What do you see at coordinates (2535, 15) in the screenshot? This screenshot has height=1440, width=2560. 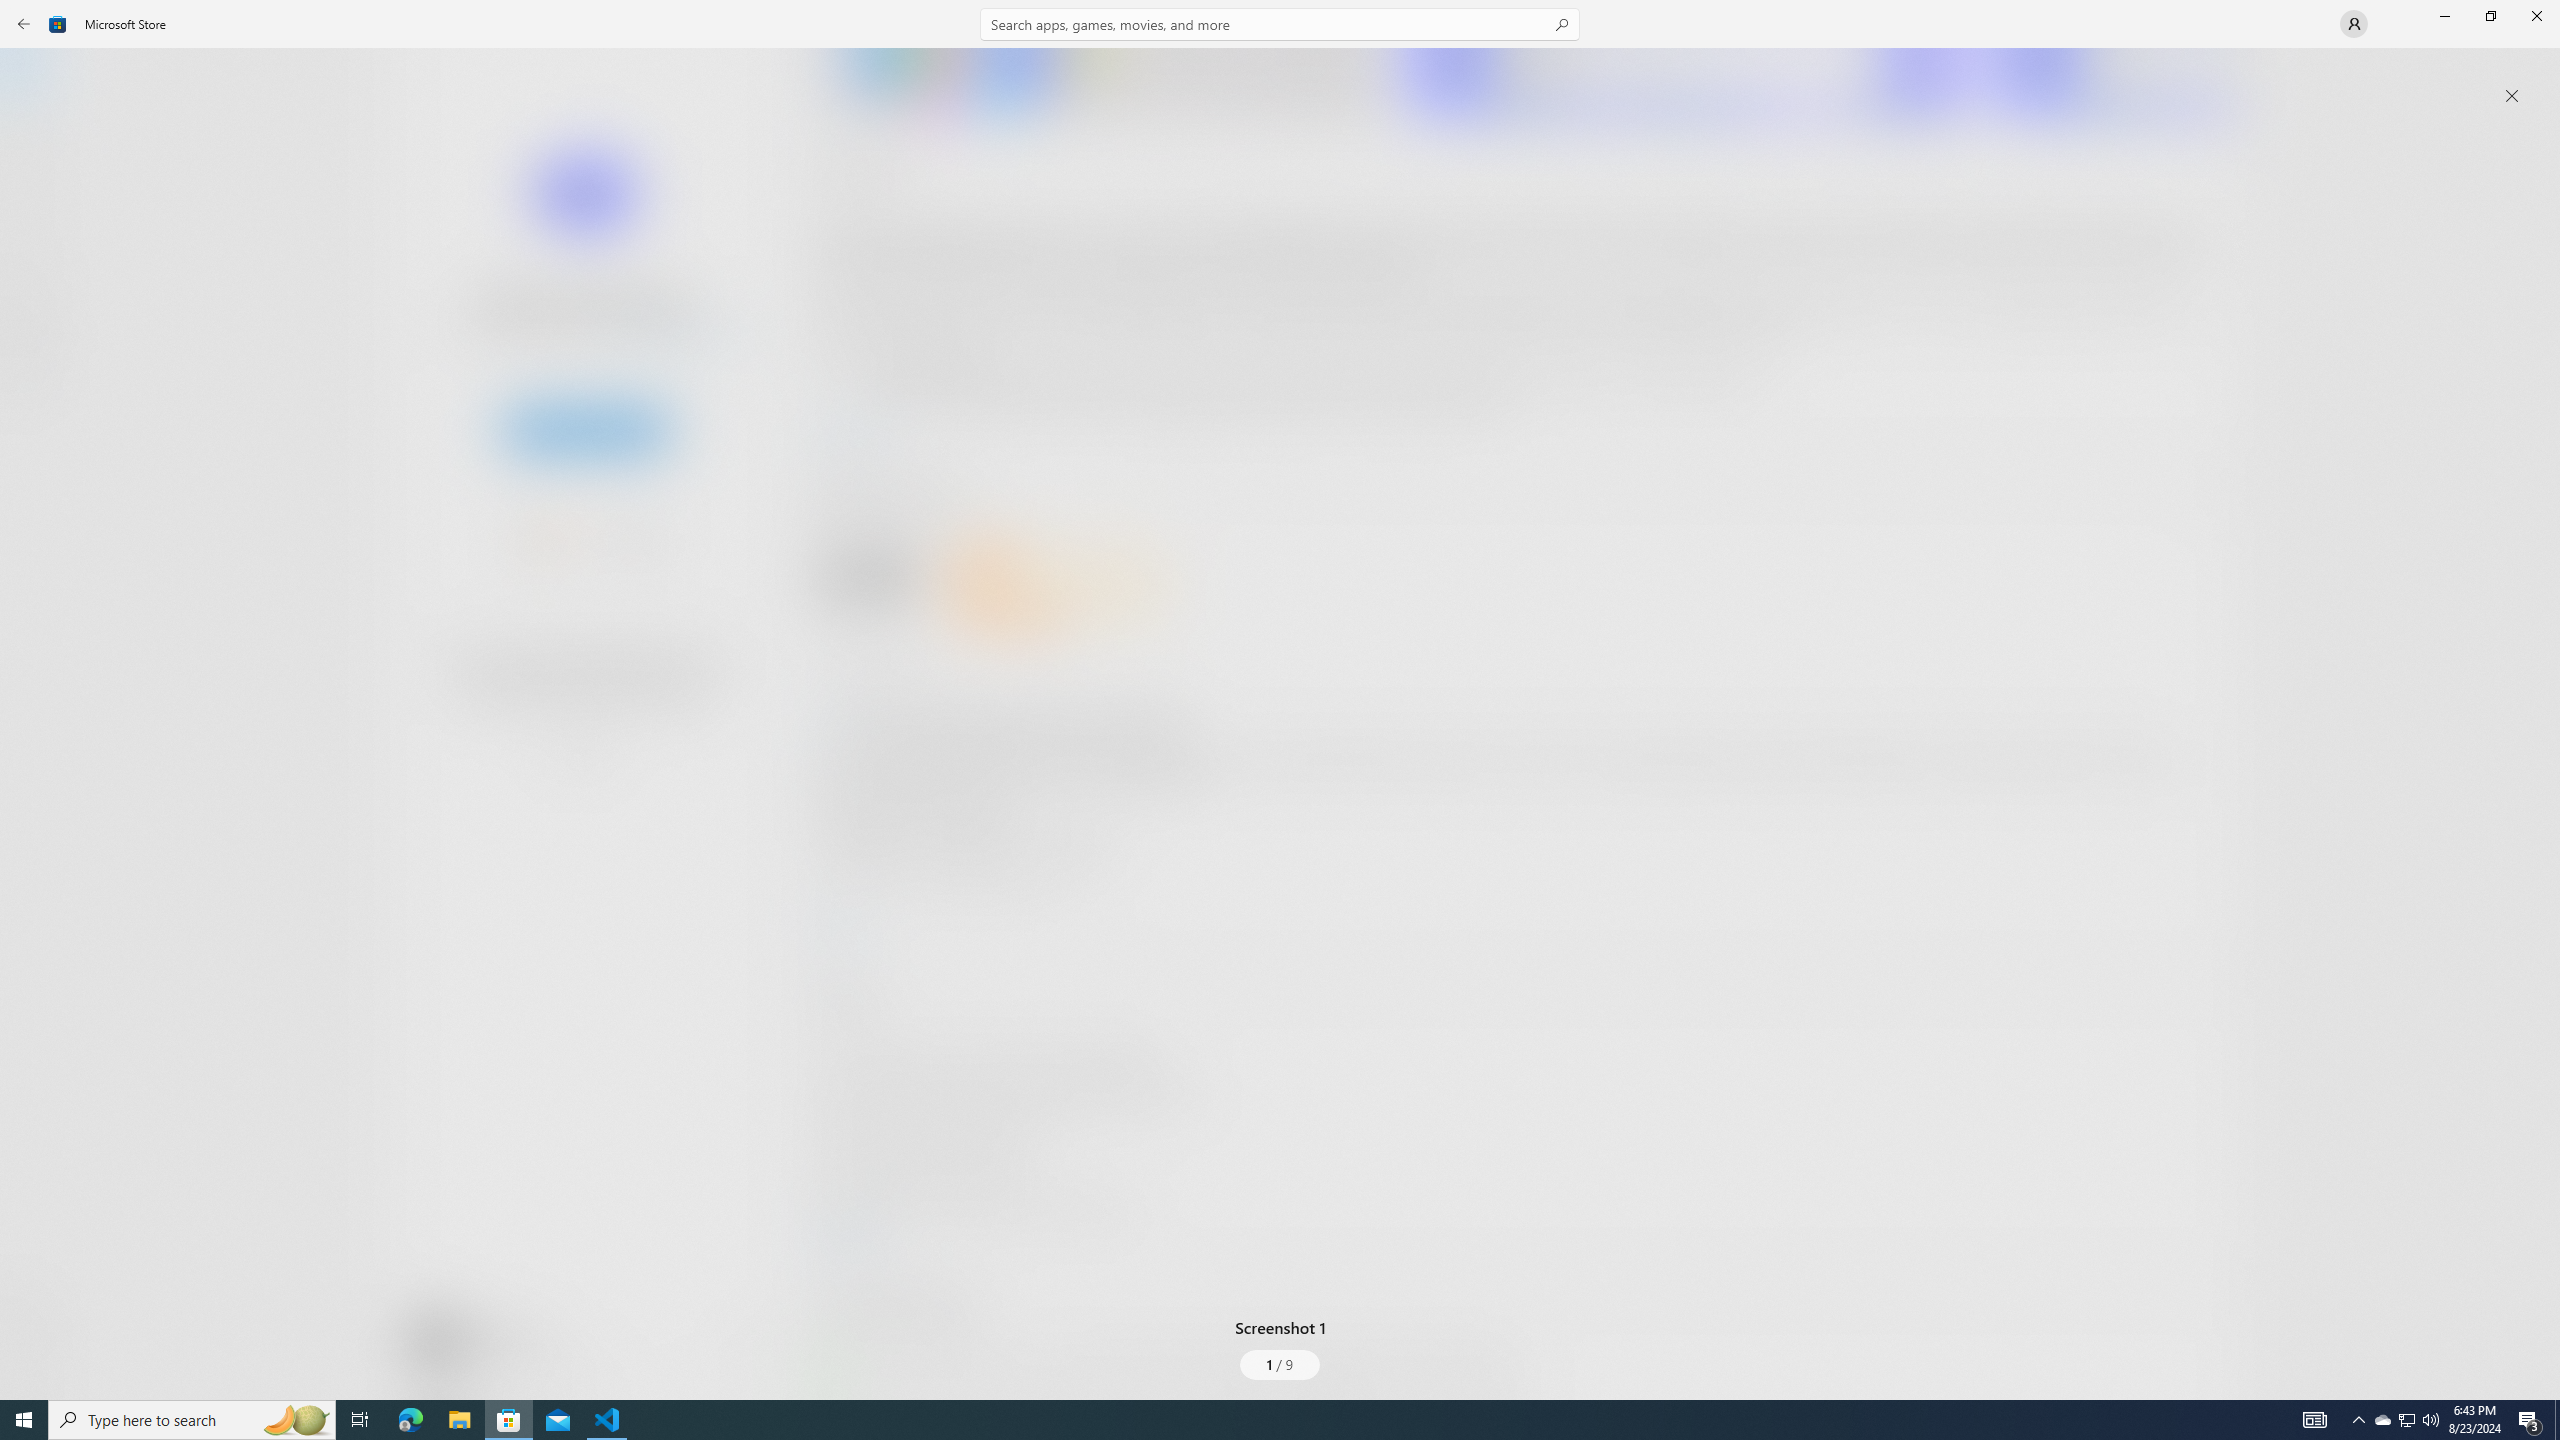 I see `'Close Microsoft Store'` at bounding box center [2535, 15].